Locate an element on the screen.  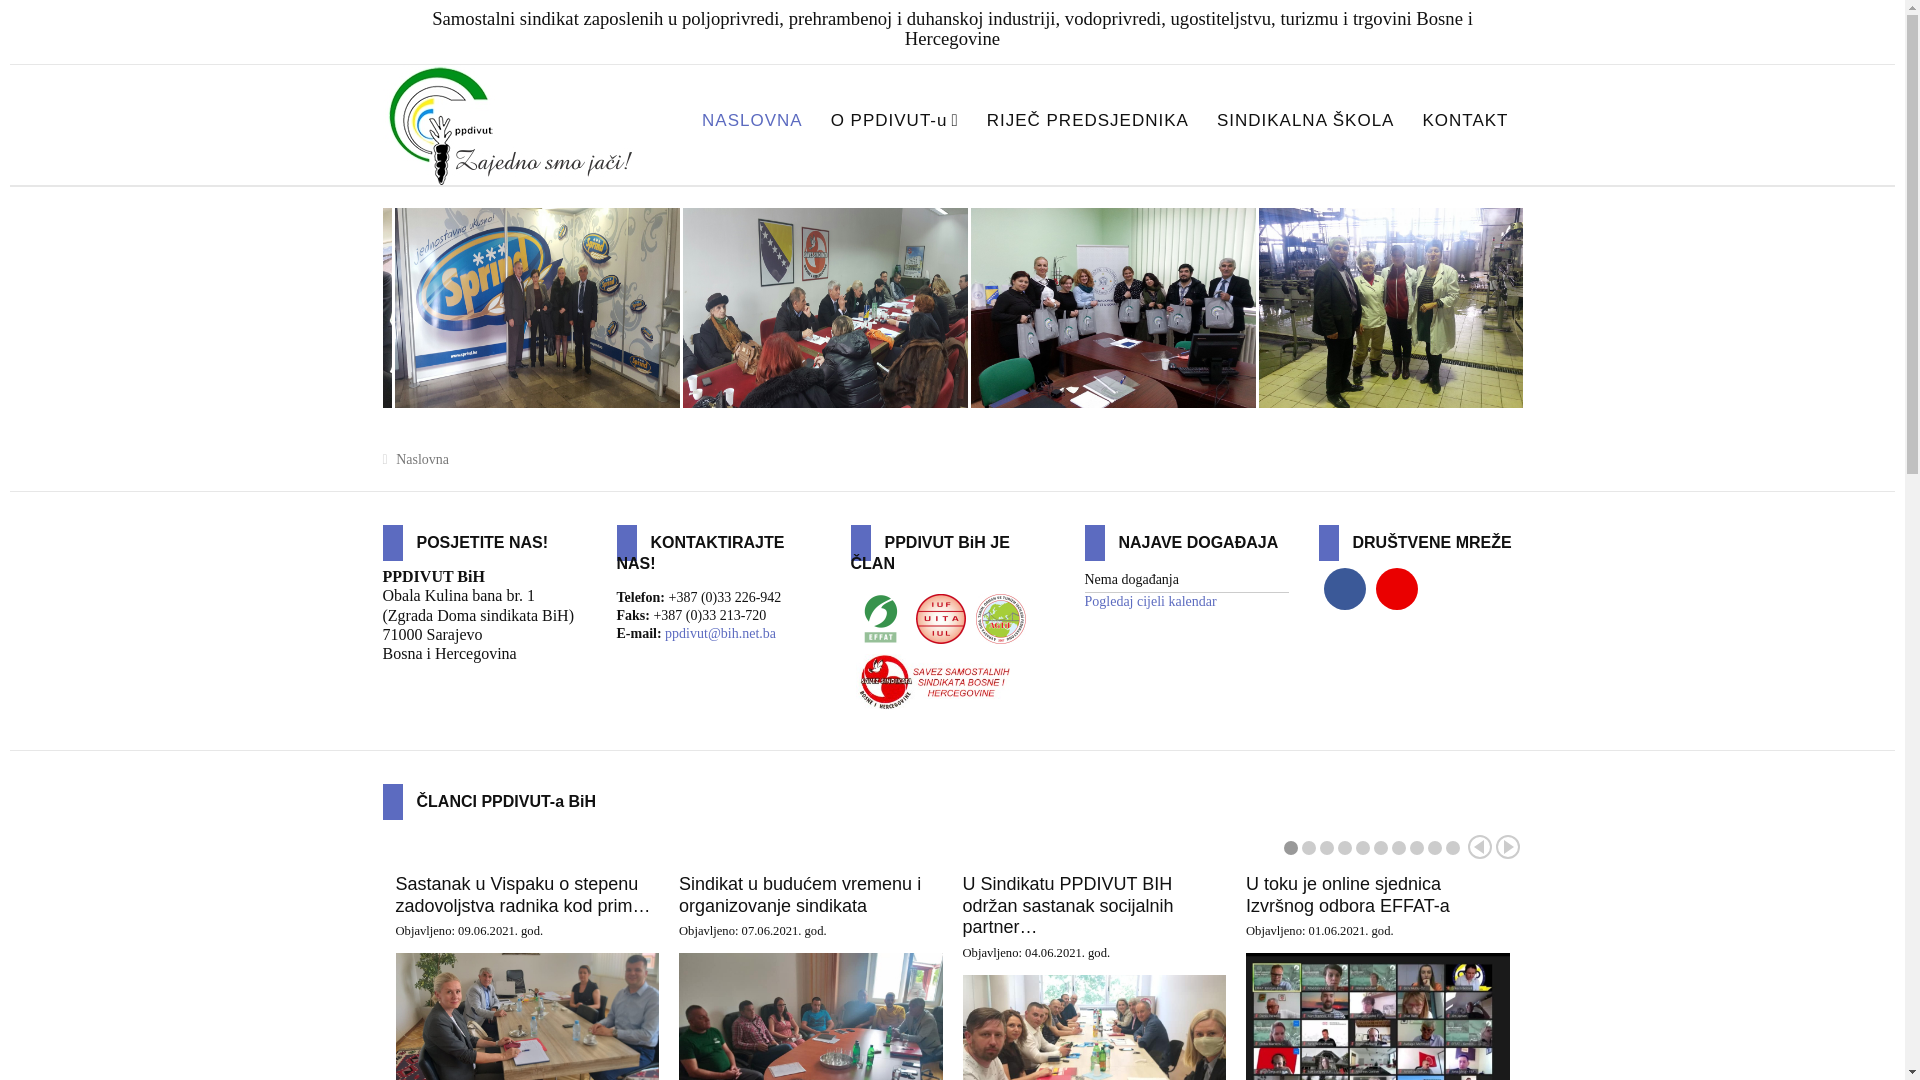
'NASLOVNA' is located at coordinates (751, 121).